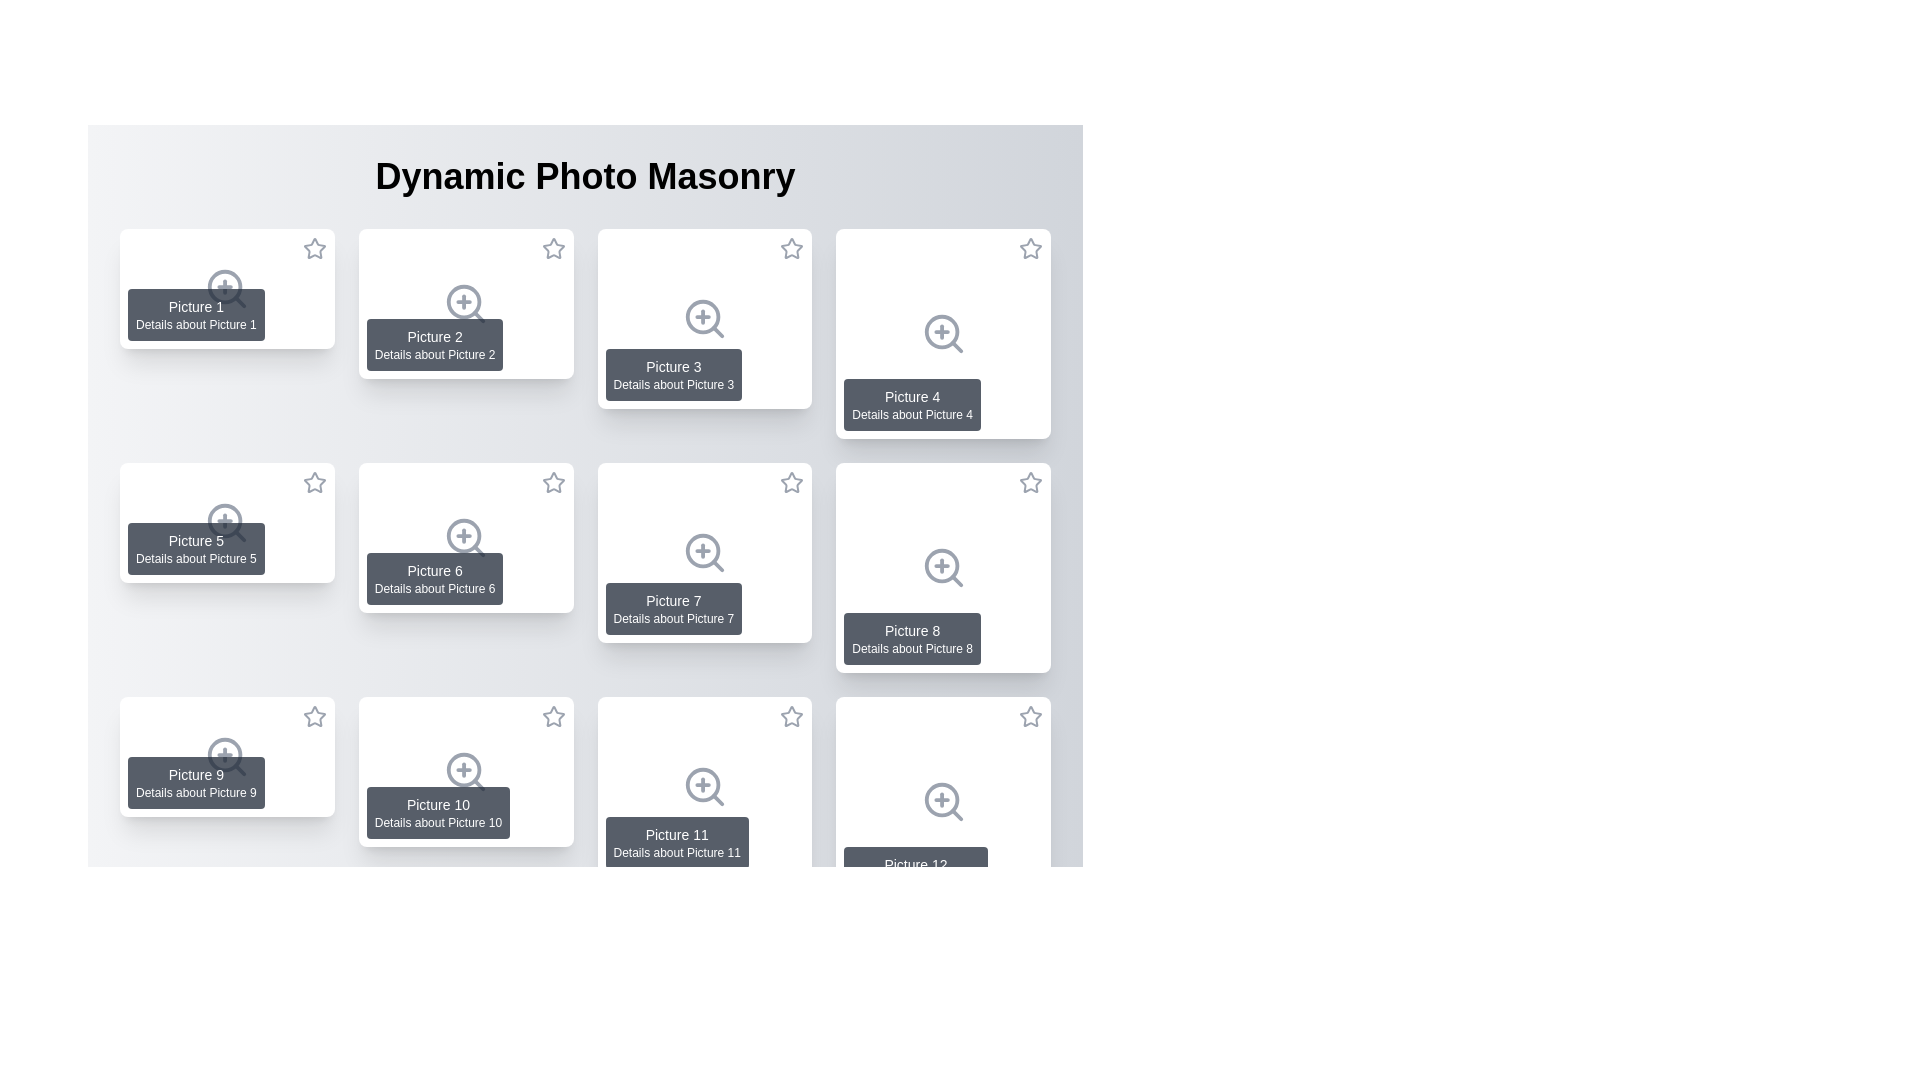 Image resolution: width=1920 pixels, height=1080 pixels. I want to click on the static text label for 'Picture 8', located at the lower-left corner of the card in the fourth column and third row of the photo masonry layout, so click(911, 639).